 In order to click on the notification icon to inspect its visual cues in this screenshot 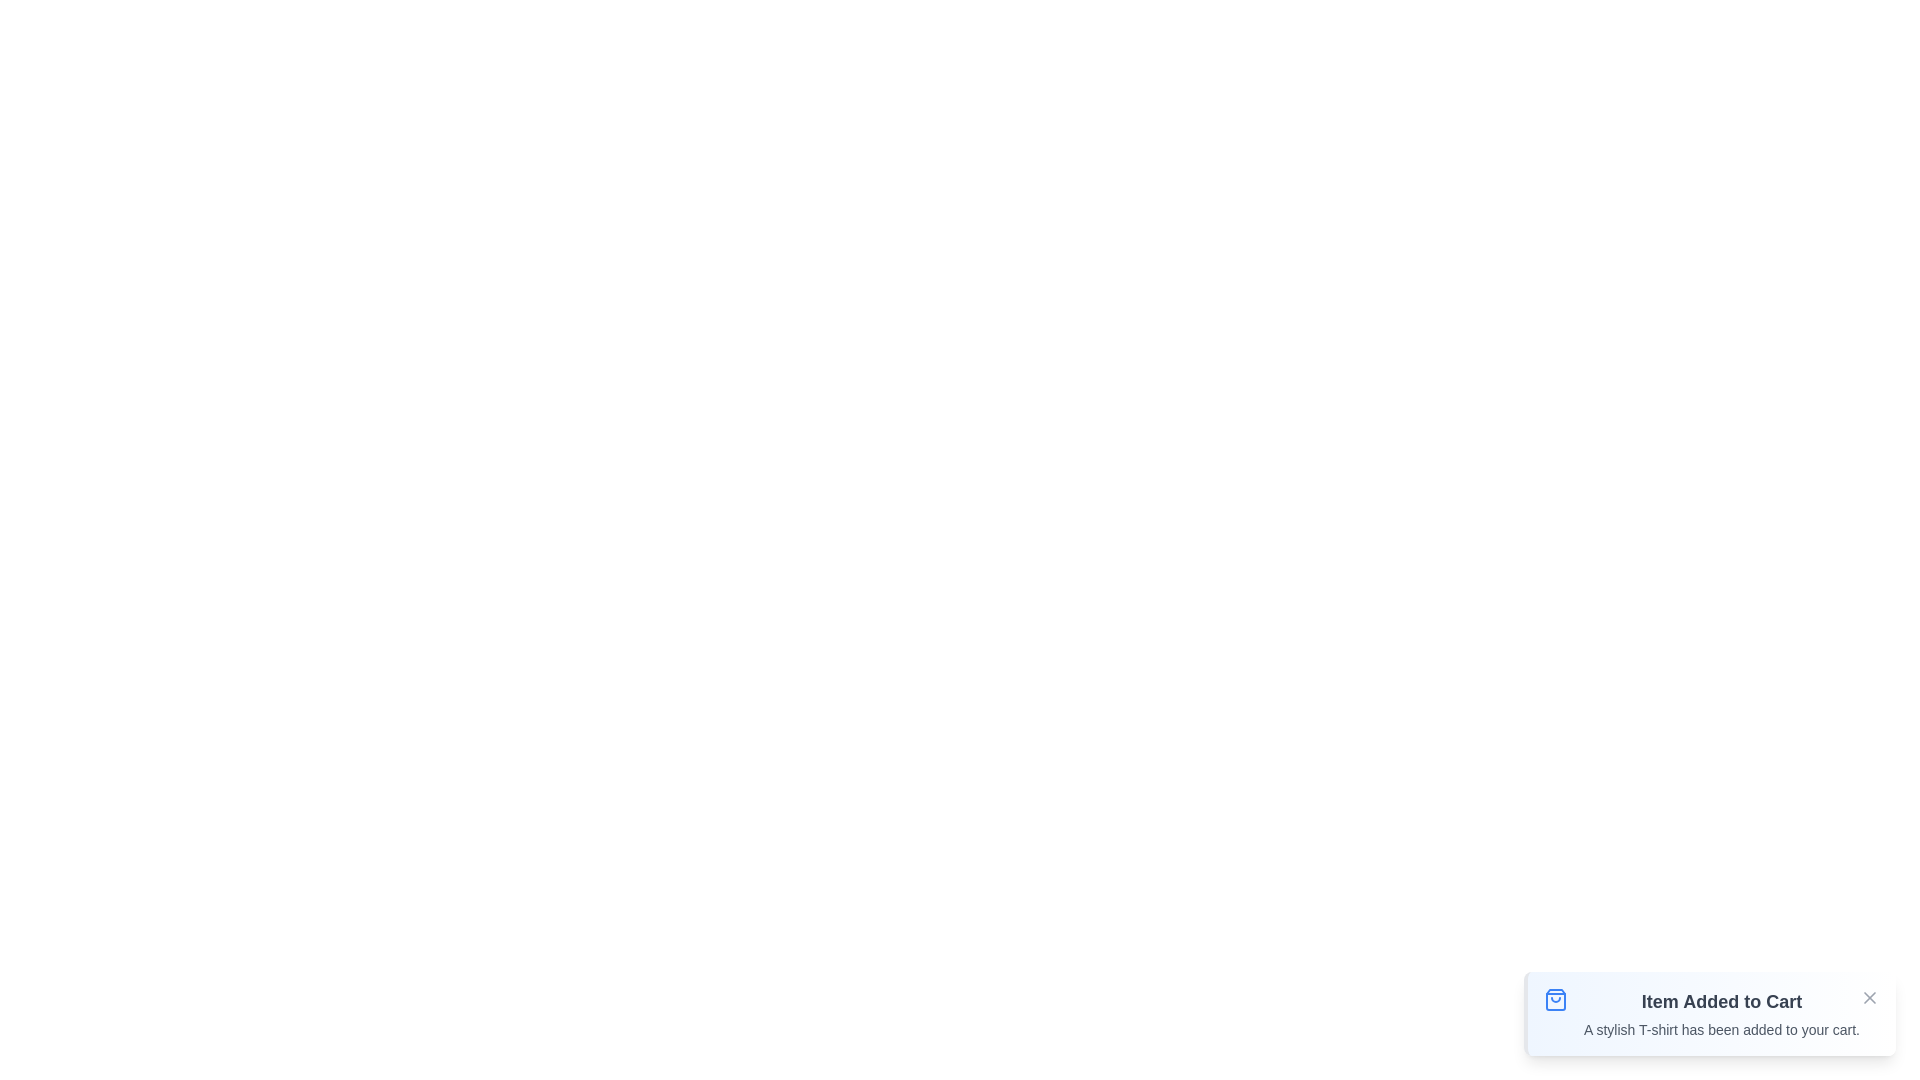, I will do `click(1554, 999)`.